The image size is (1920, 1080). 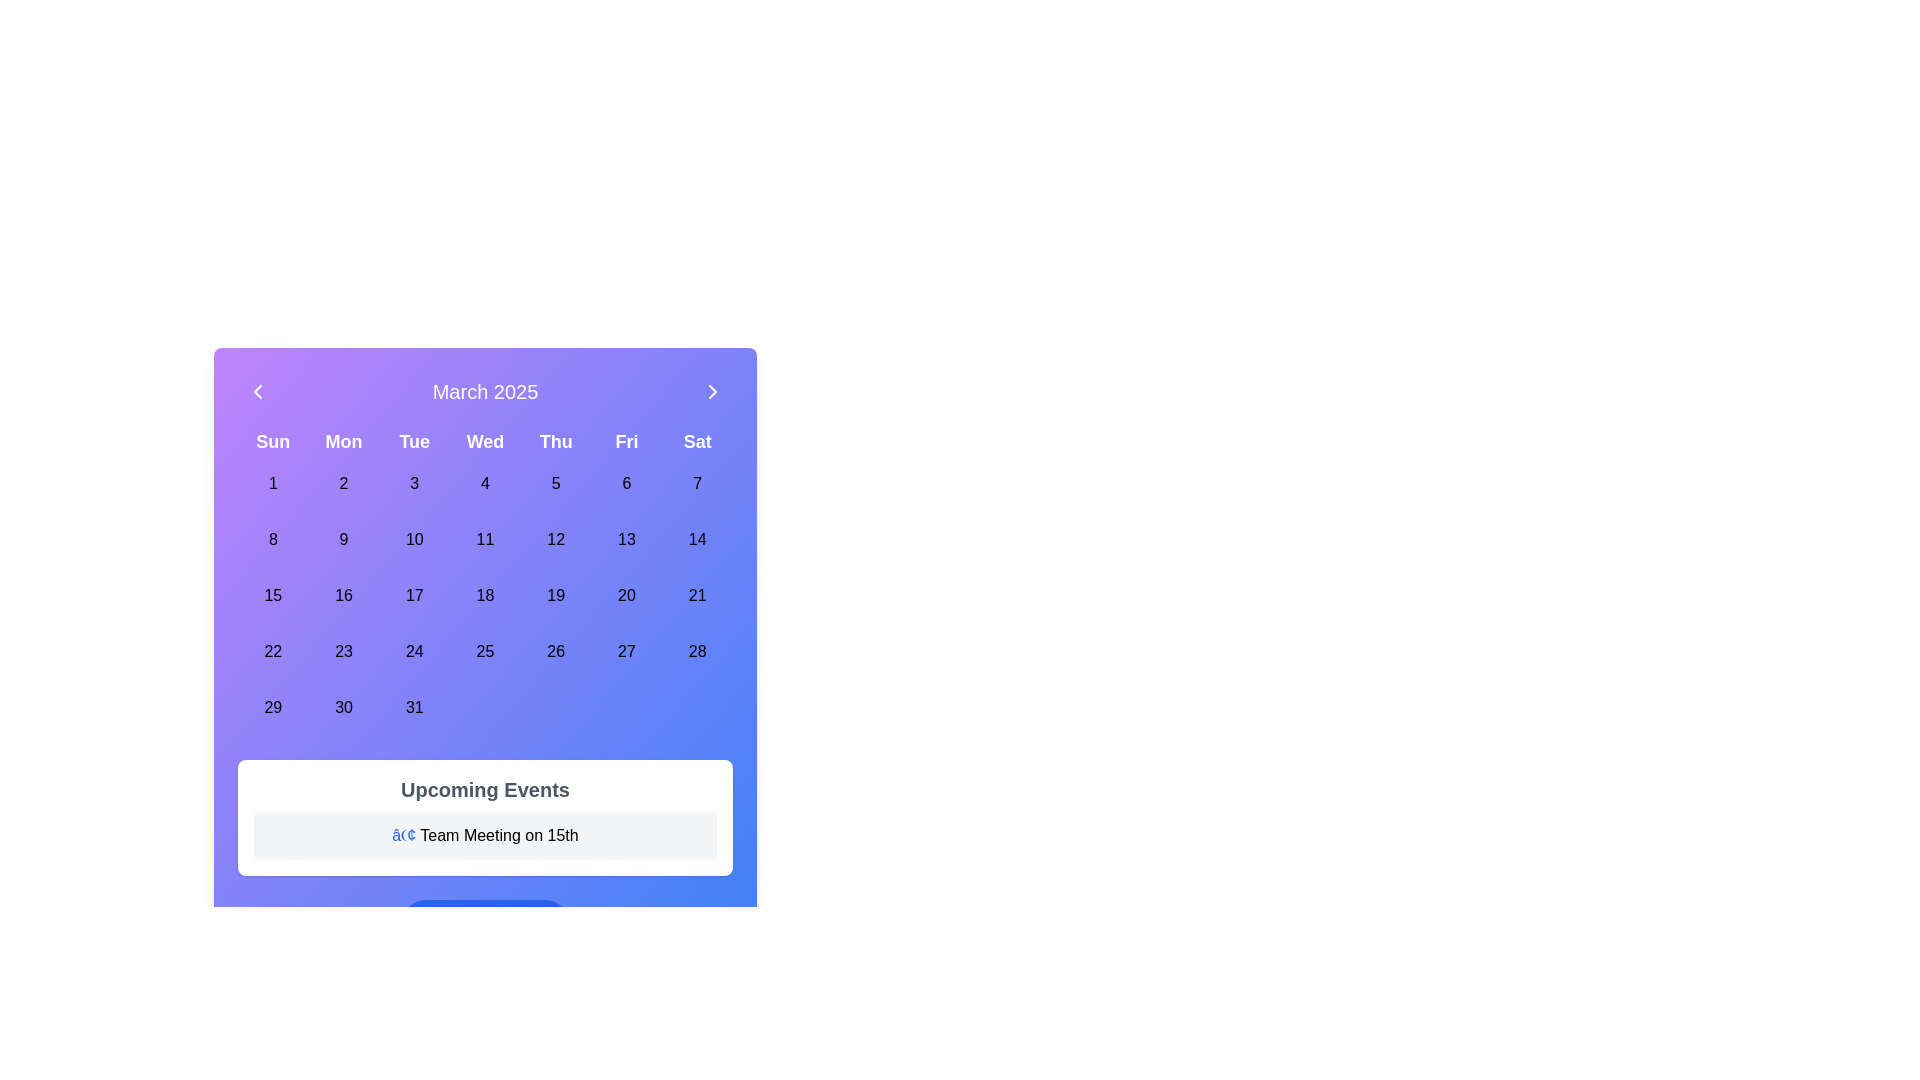 What do you see at coordinates (257, 392) in the screenshot?
I see `the left chevron button in the calendar header` at bounding box center [257, 392].